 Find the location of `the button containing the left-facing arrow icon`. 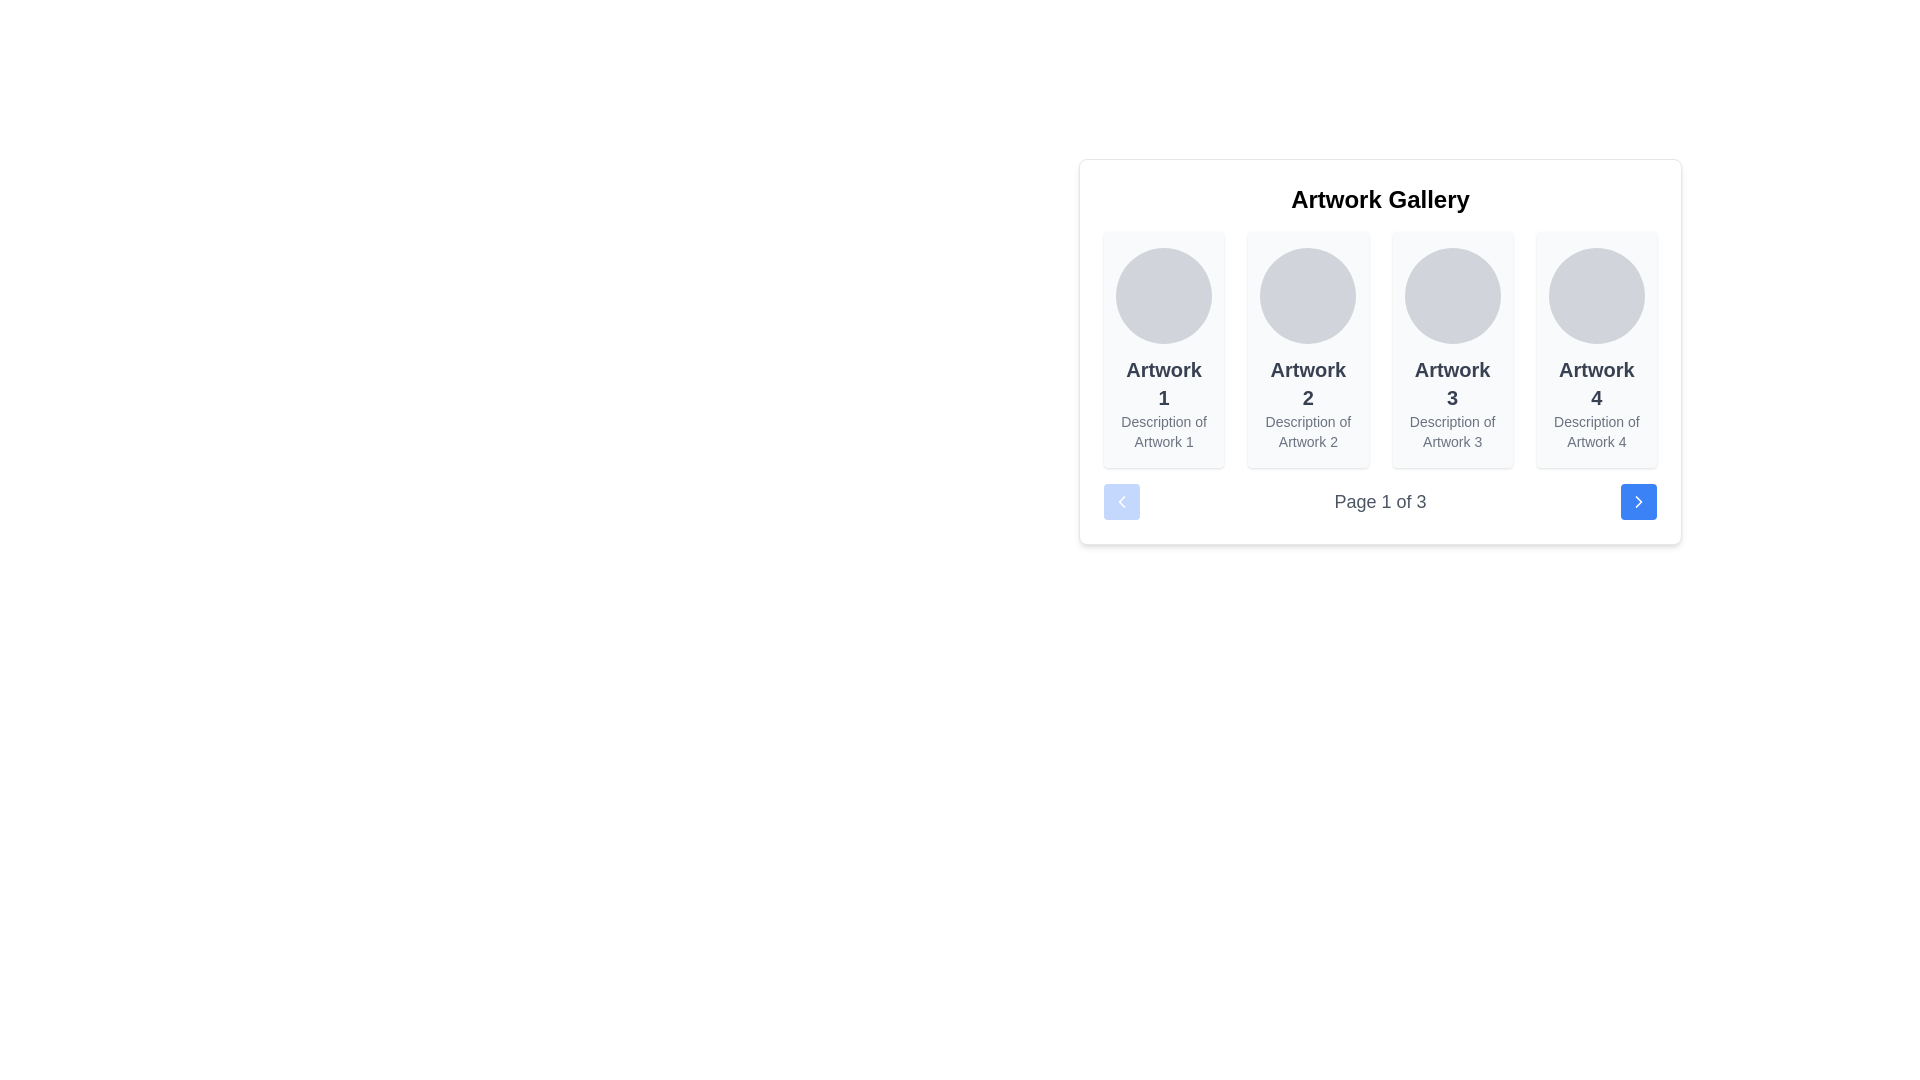

the button containing the left-facing arrow icon is located at coordinates (1122, 500).